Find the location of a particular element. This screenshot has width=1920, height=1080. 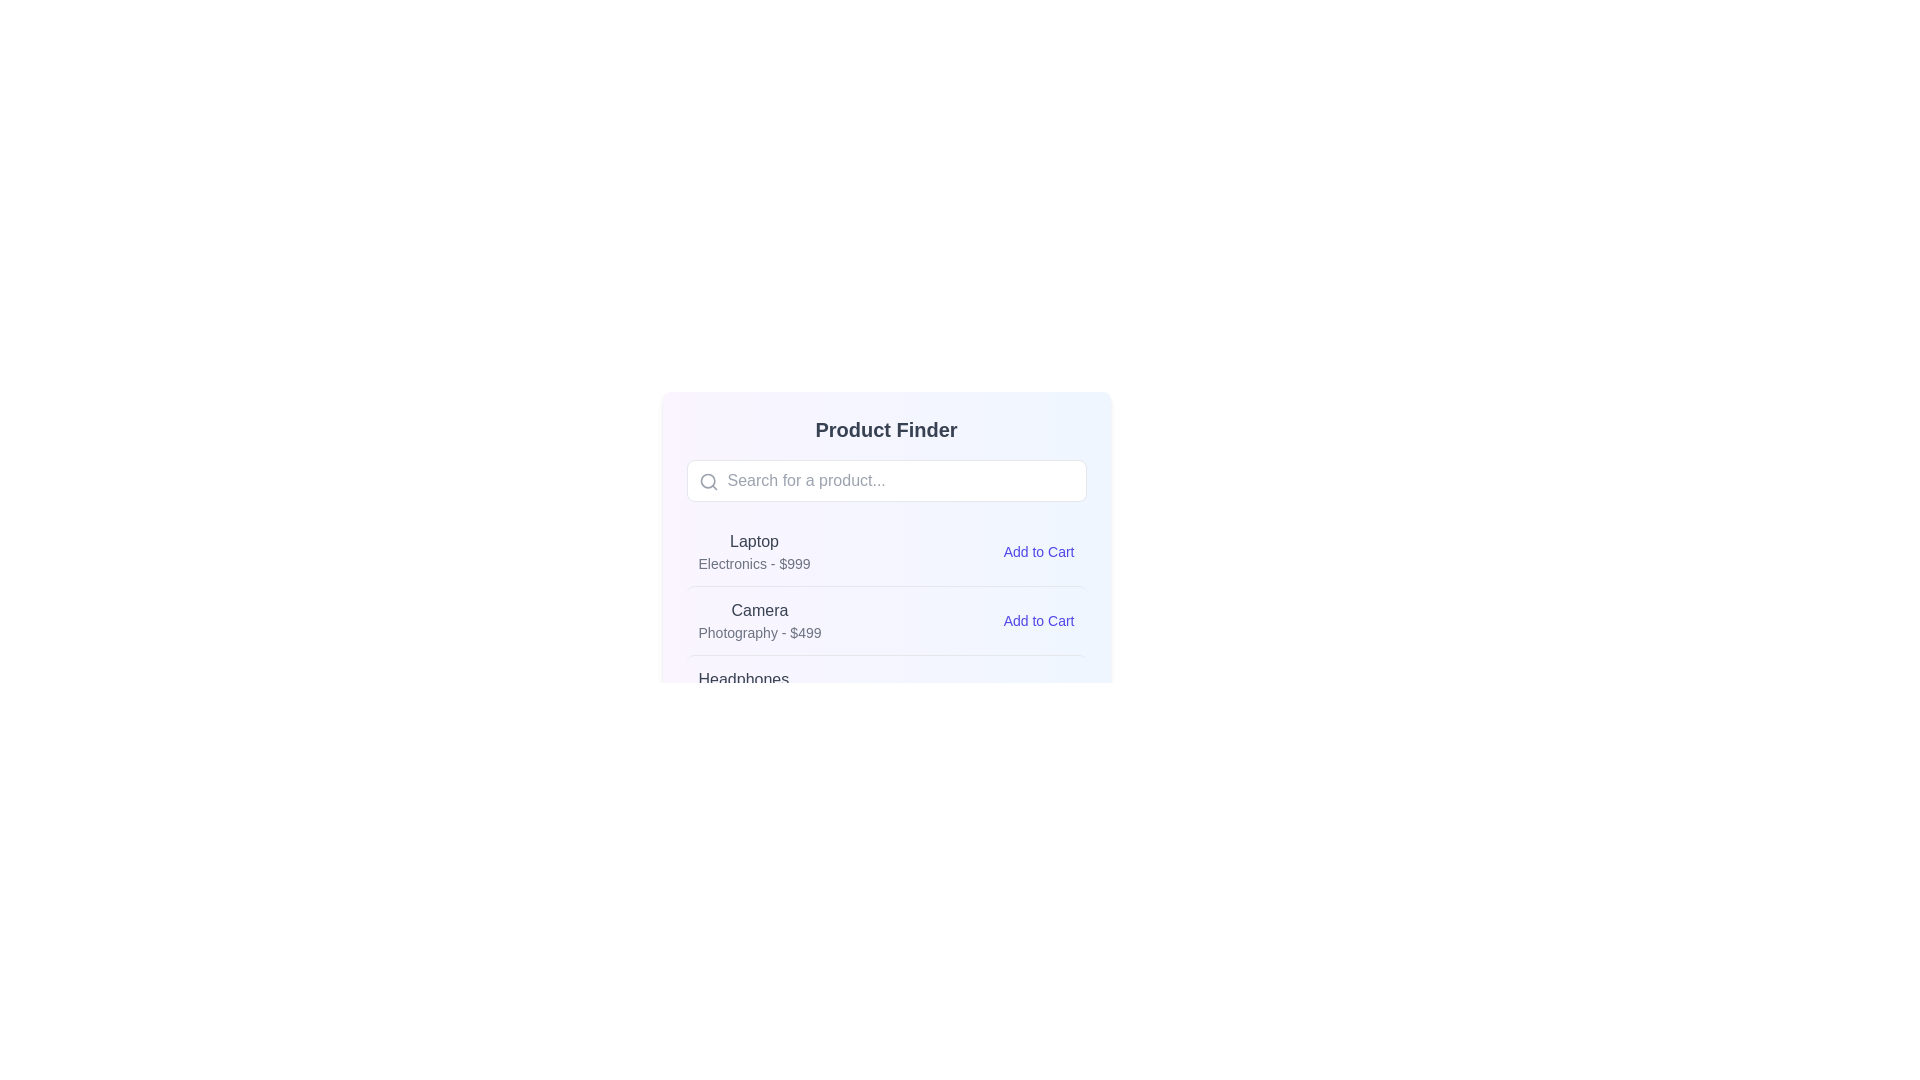

product details of the third item in the product listing, which includes 'Headphones' and its price 'Audio - $199', along with the 'Add to Cart' link is located at coordinates (885, 688).